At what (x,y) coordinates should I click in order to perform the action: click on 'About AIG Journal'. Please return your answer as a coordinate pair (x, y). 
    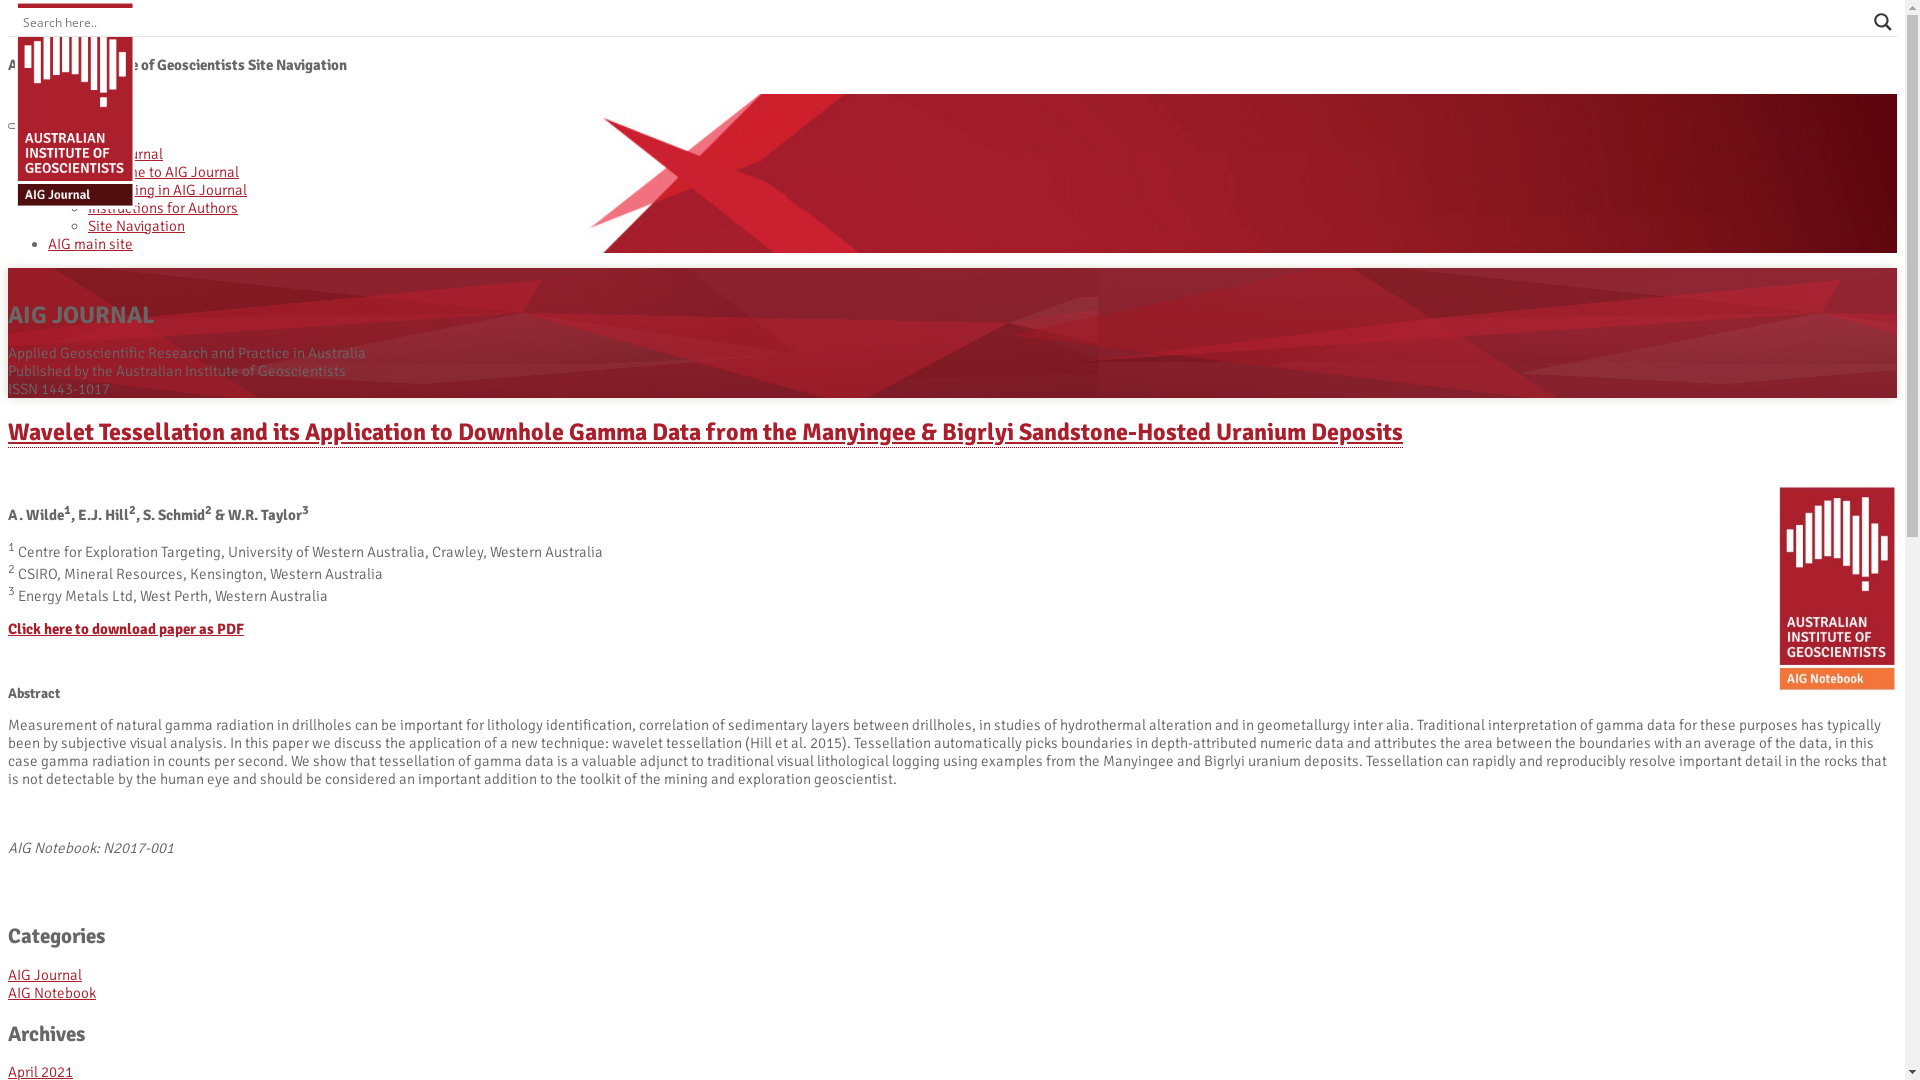
    Looking at the image, I should click on (104, 153).